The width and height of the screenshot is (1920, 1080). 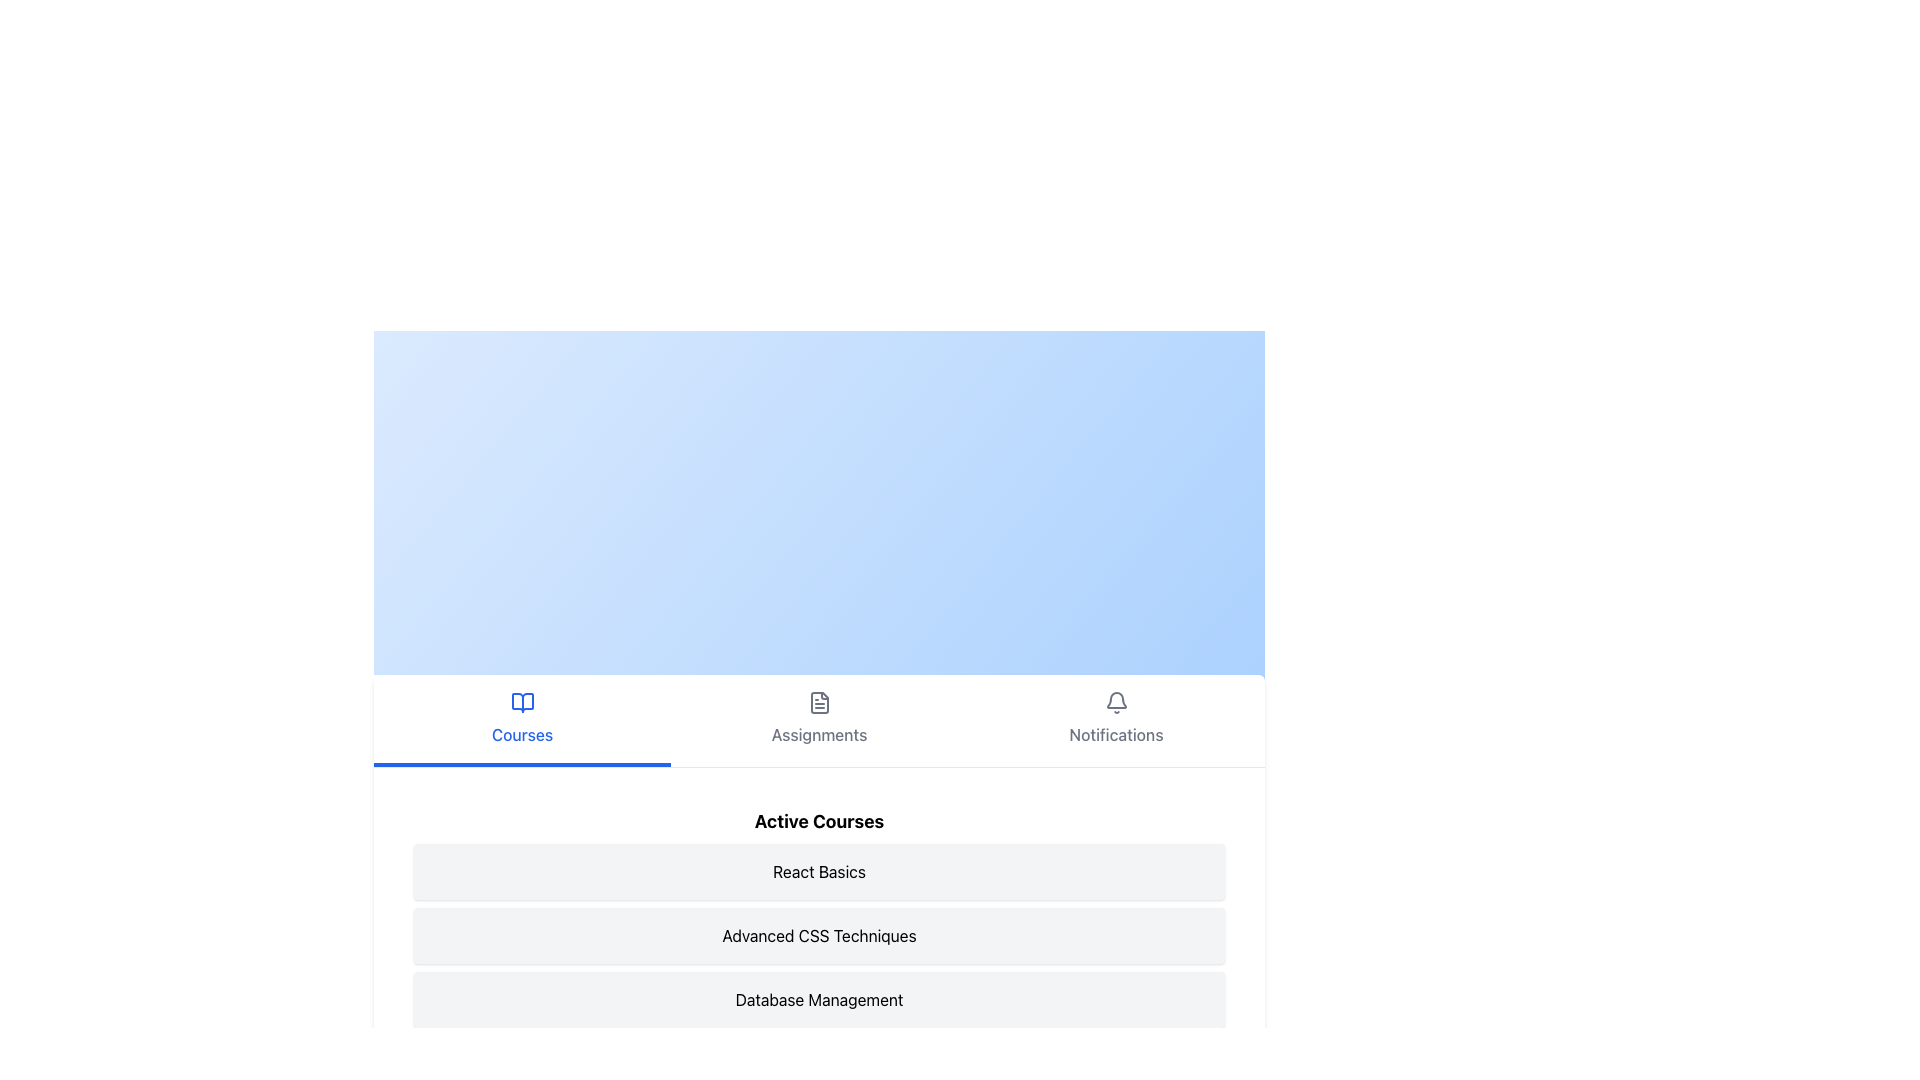 I want to click on the clickable navigation button for notifications located in the middle of the navigation bar at the bottom section of the interface, so click(x=1115, y=717).